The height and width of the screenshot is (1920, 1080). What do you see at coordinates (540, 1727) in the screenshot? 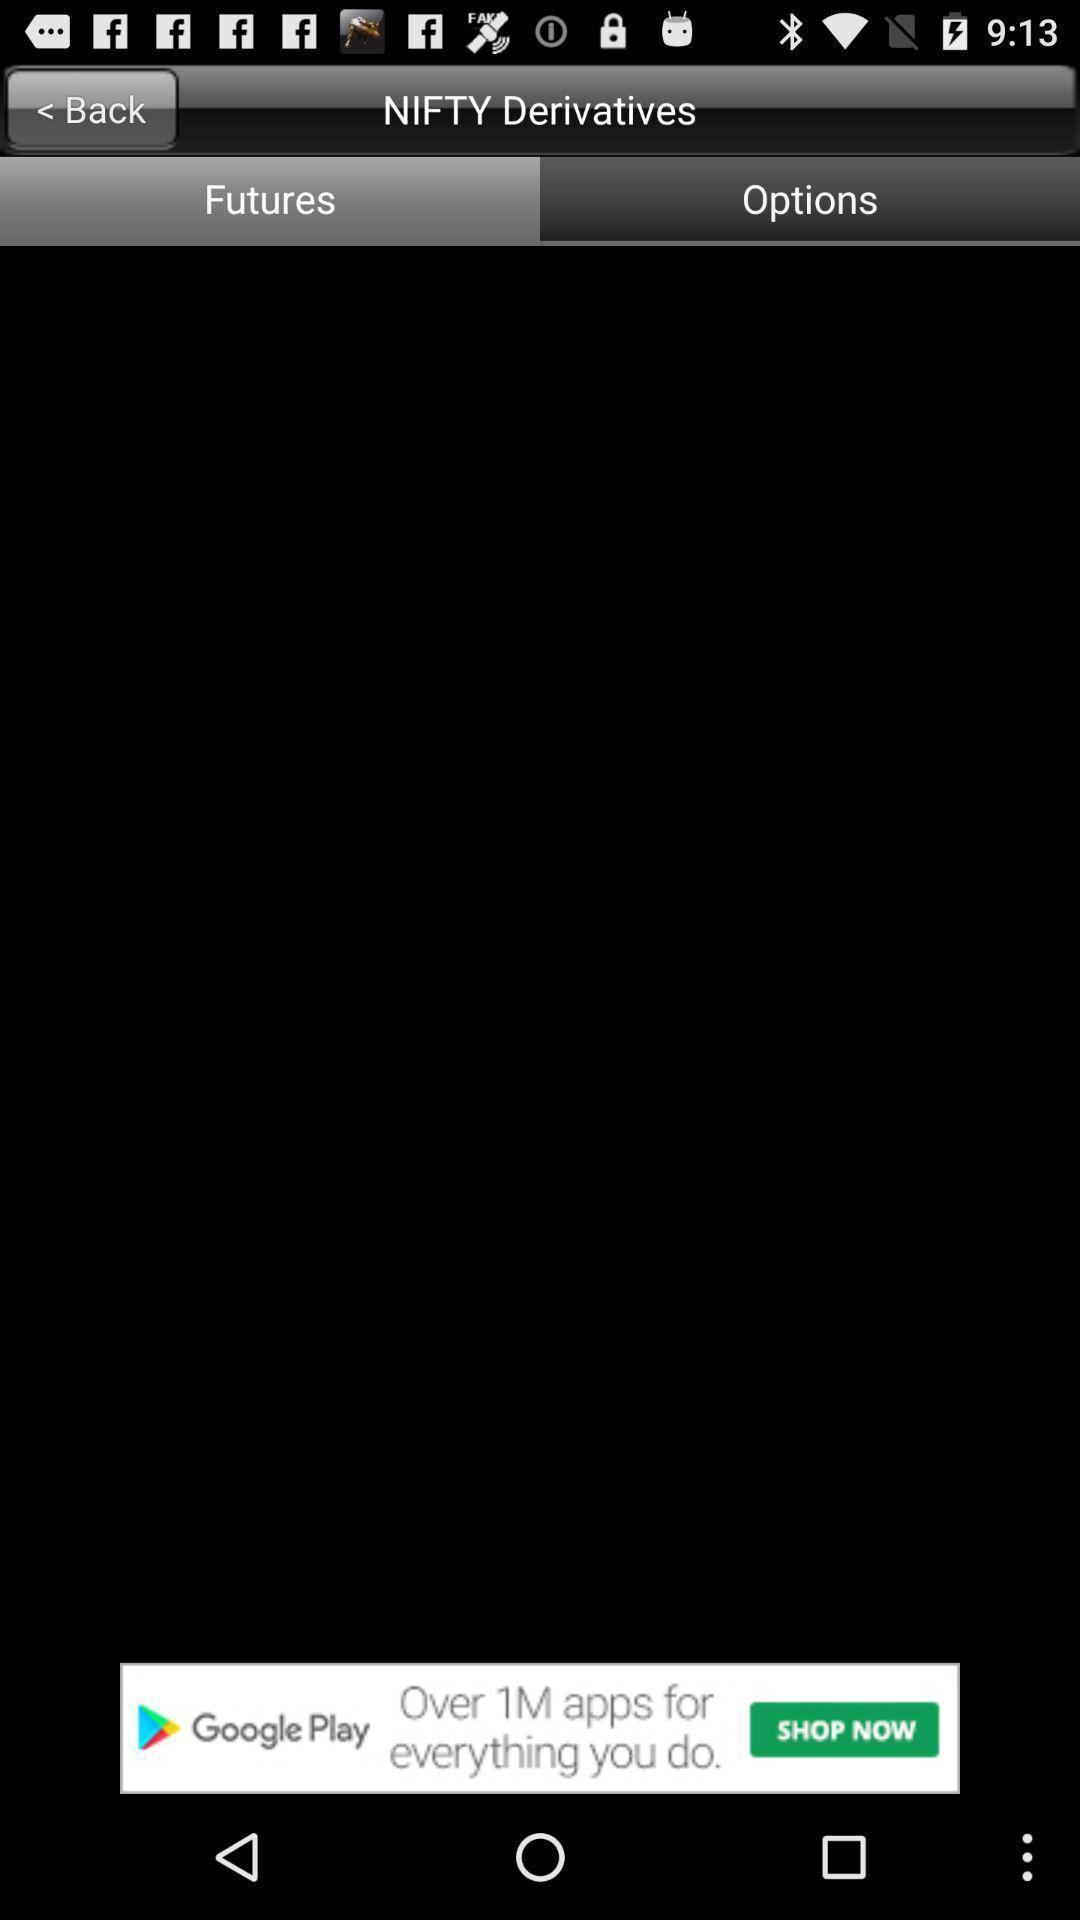
I see `advertisement link` at bounding box center [540, 1727].